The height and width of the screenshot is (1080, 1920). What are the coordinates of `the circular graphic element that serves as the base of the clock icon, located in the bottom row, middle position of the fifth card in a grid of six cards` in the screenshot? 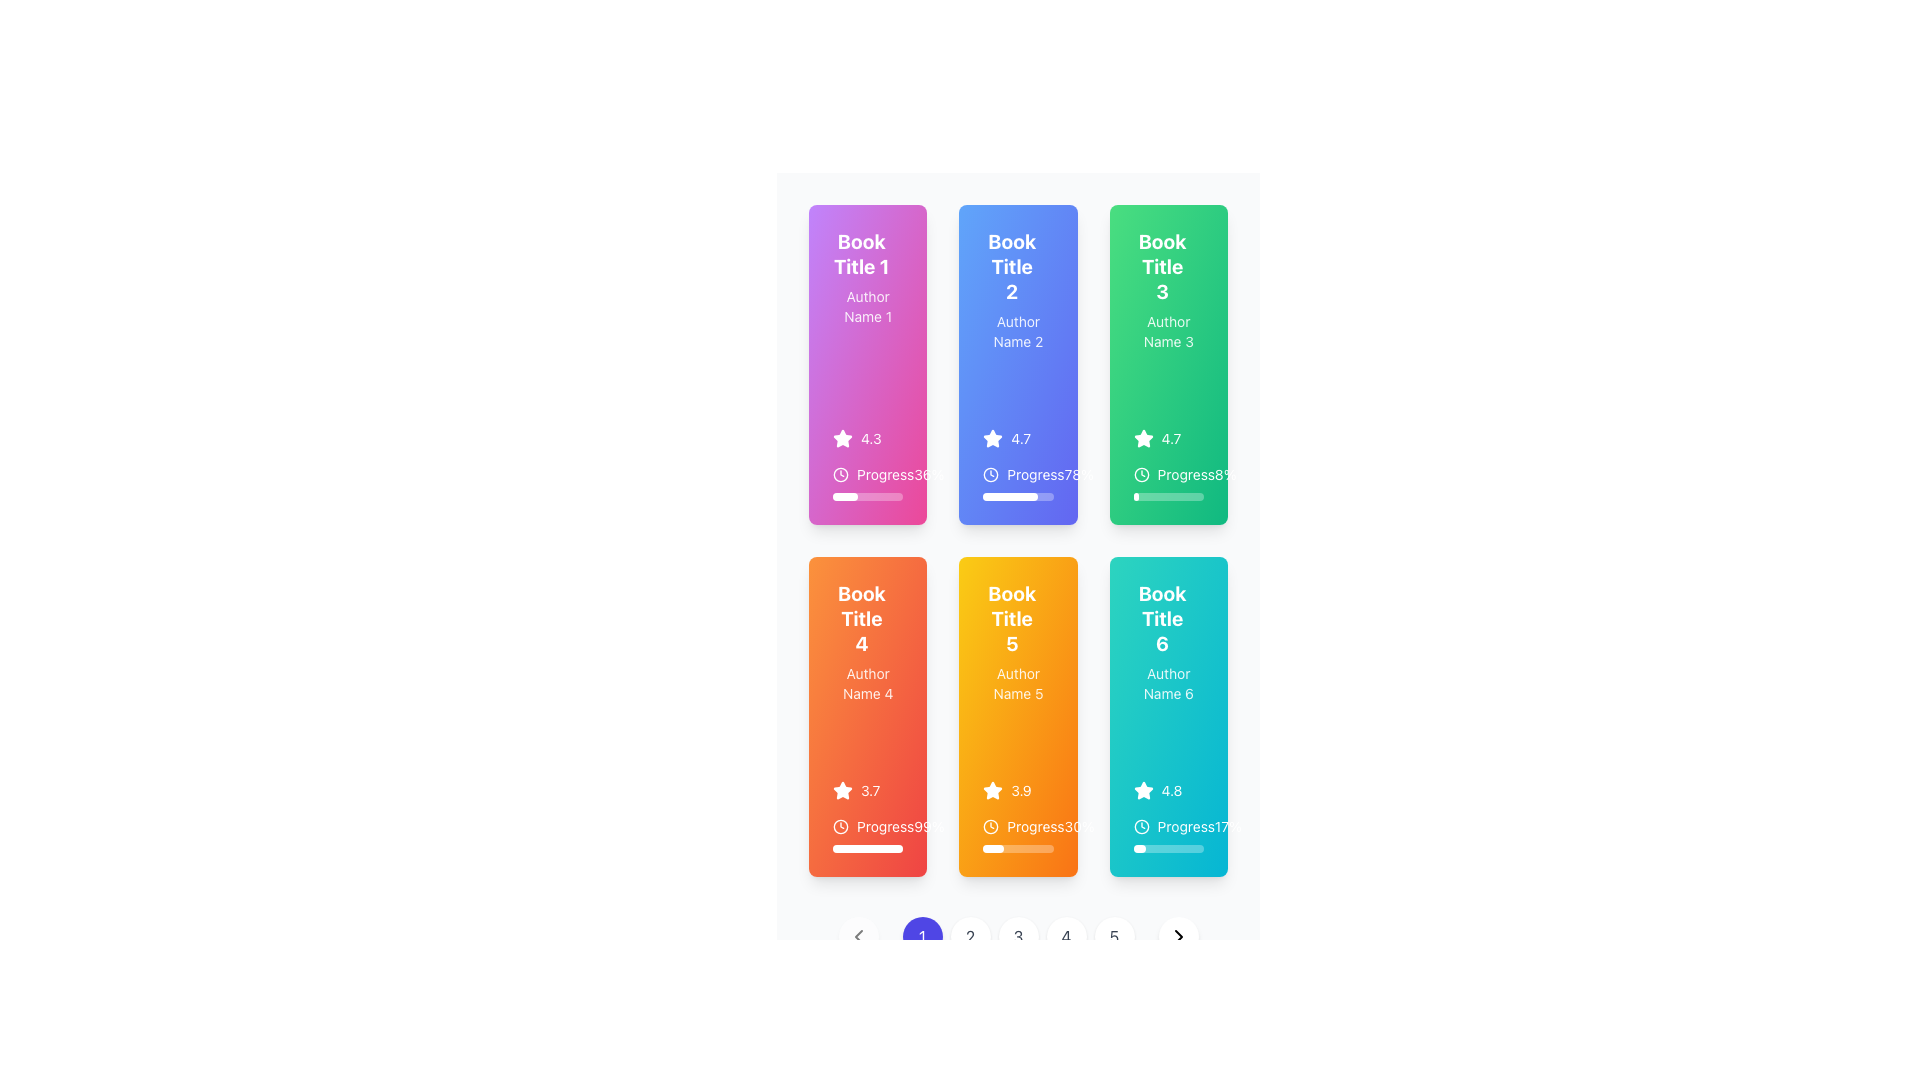 It's located at (991, 826).